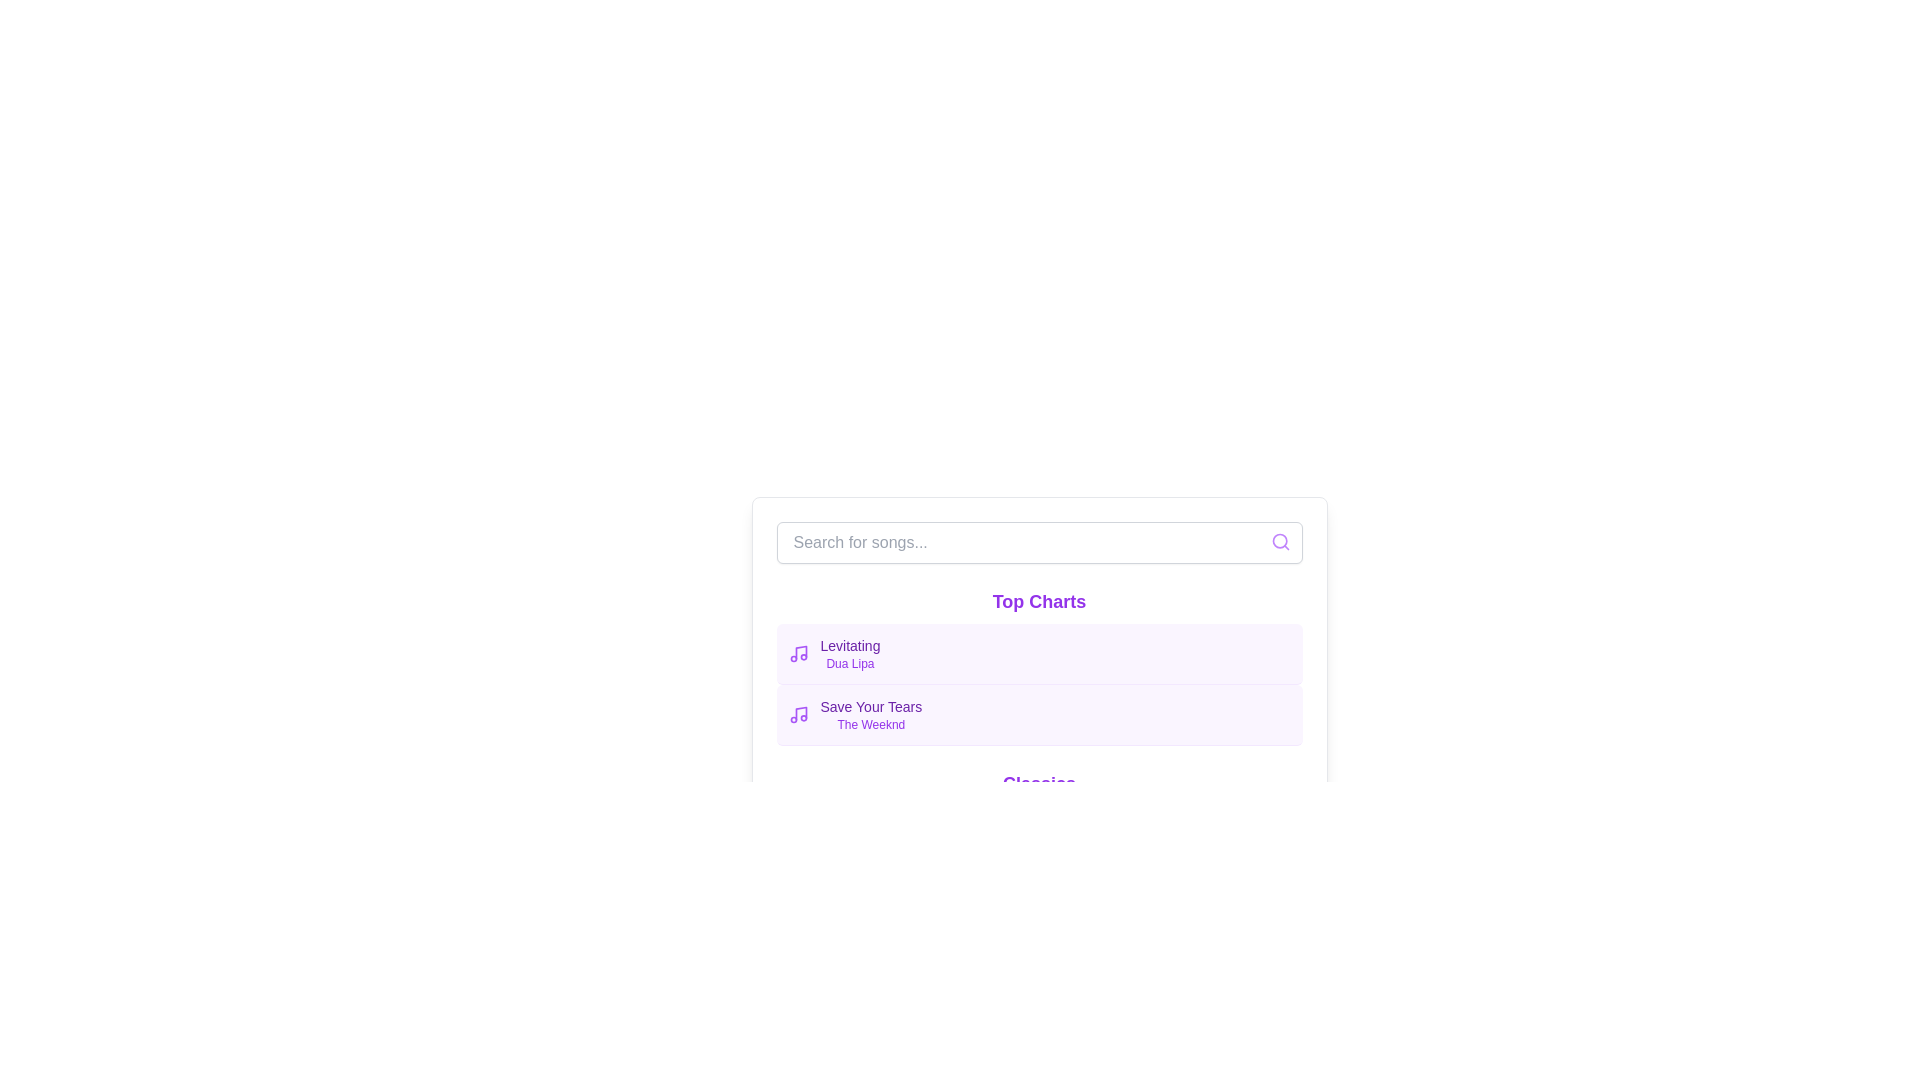 This screenshot has height=1080, width=1920. I want to click on text content of the song entry label located under the 'Top Charts' section, which displays the title and artist of the song, so click(850, 654).